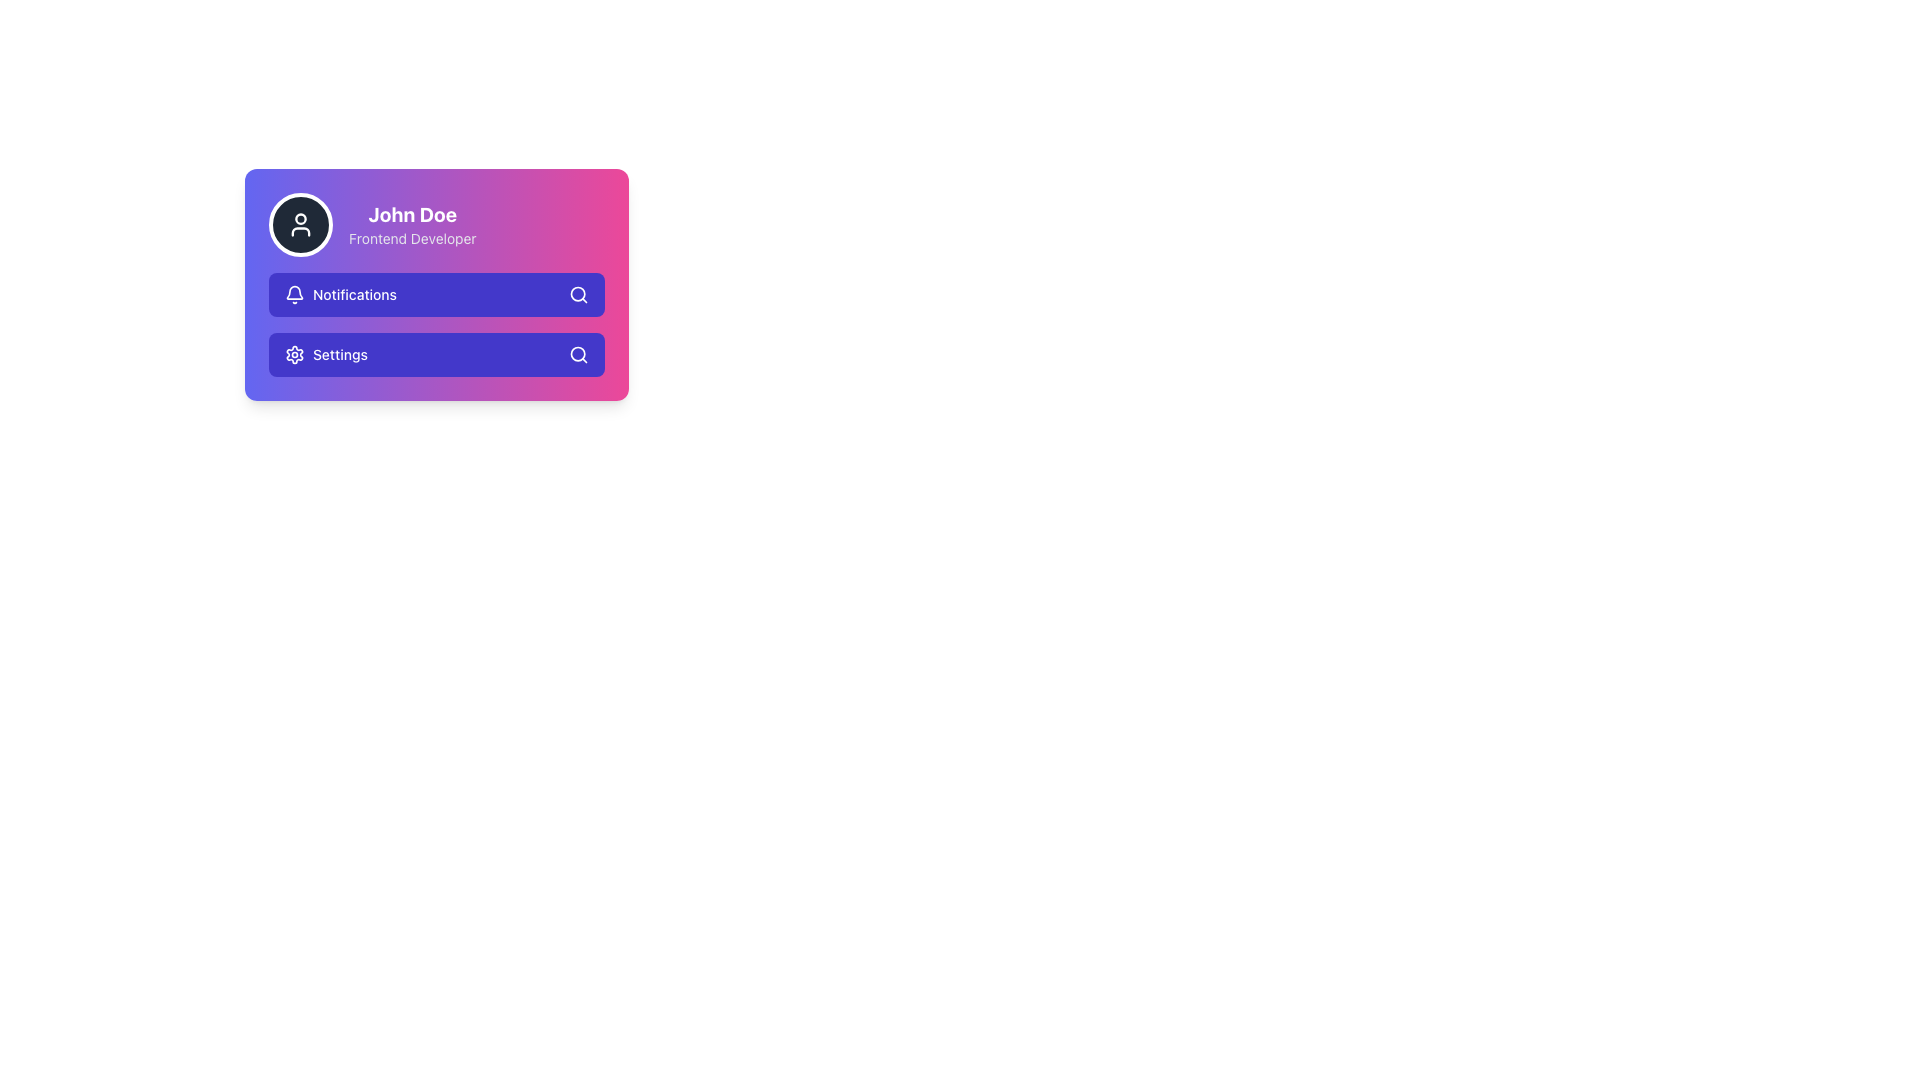 The height and width of the screenshot is (1080, 1920). Describe the element at coordinates (435, 353) in the screenshot. I see `the 'Settings' button with a deep indigo background and rounded corners` at that location.